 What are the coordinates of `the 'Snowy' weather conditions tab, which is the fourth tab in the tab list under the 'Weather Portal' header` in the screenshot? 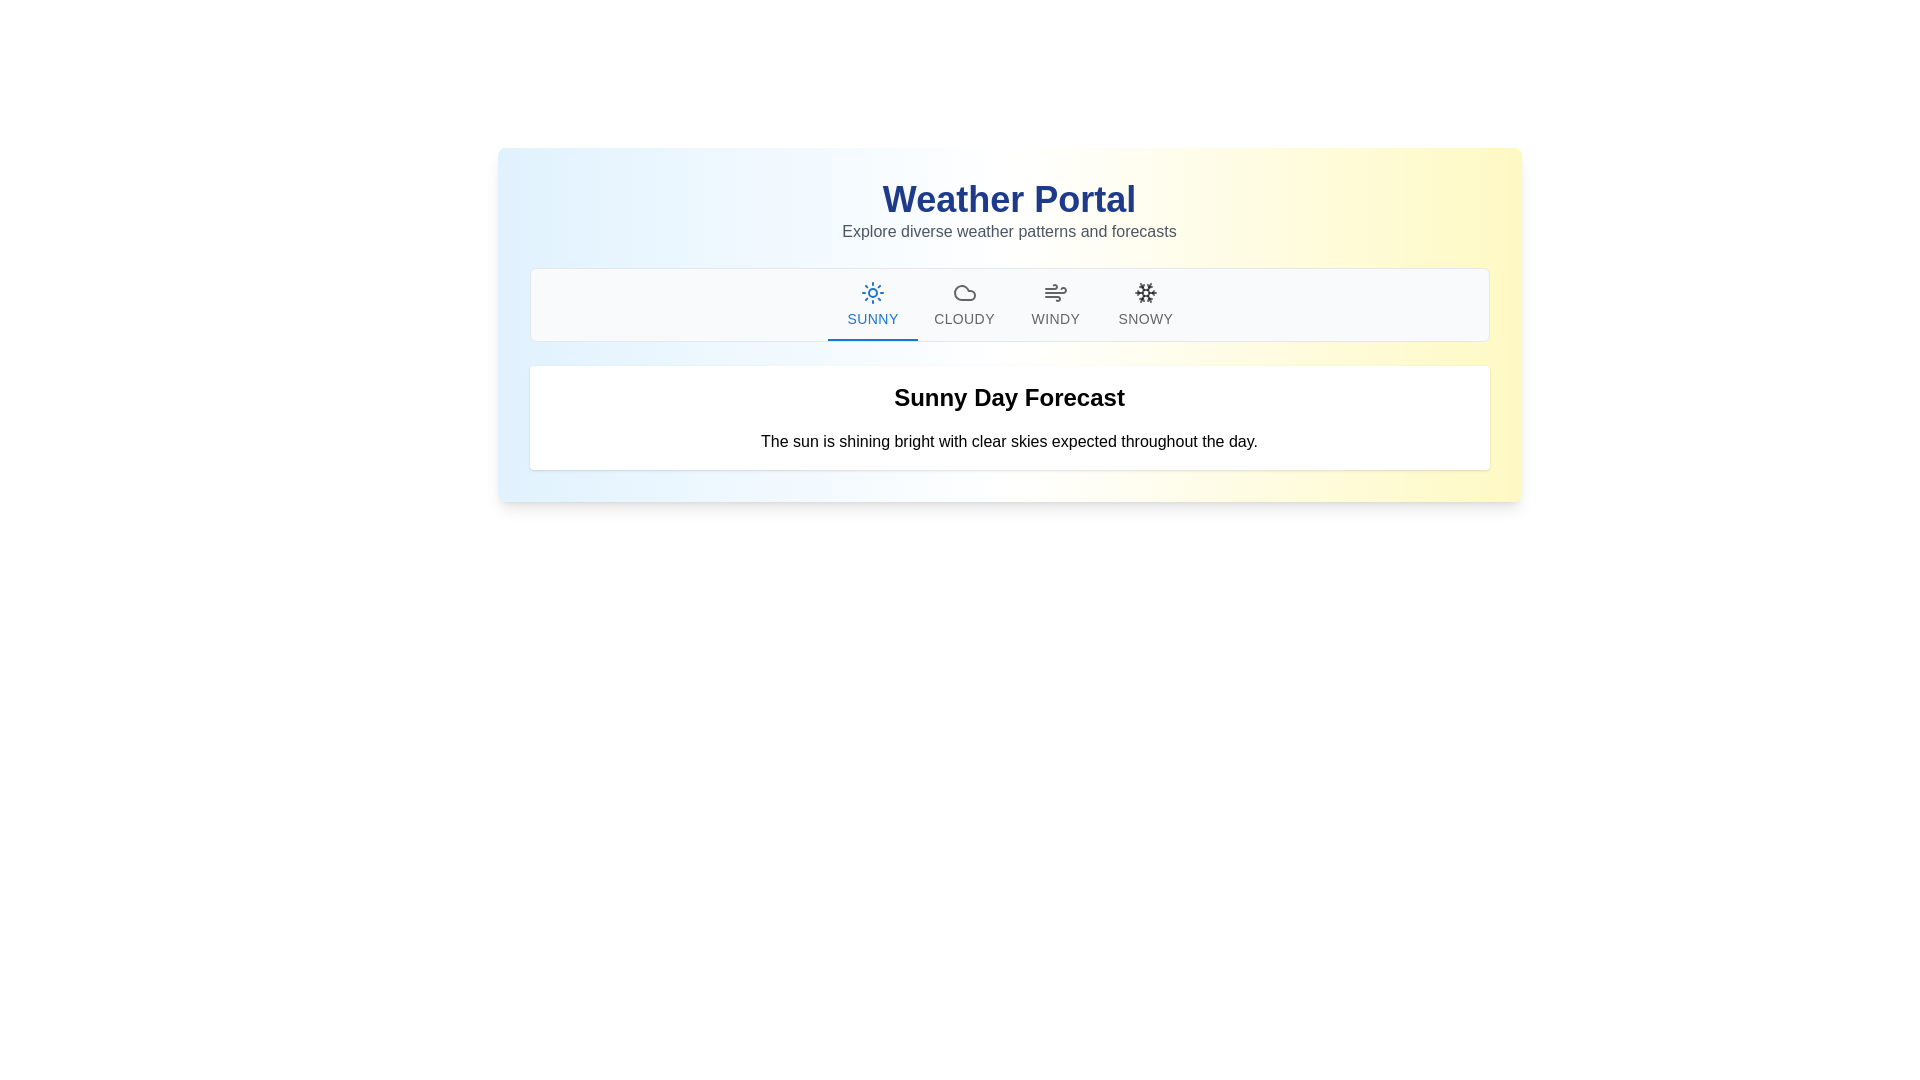 It's located at (1145, 304).